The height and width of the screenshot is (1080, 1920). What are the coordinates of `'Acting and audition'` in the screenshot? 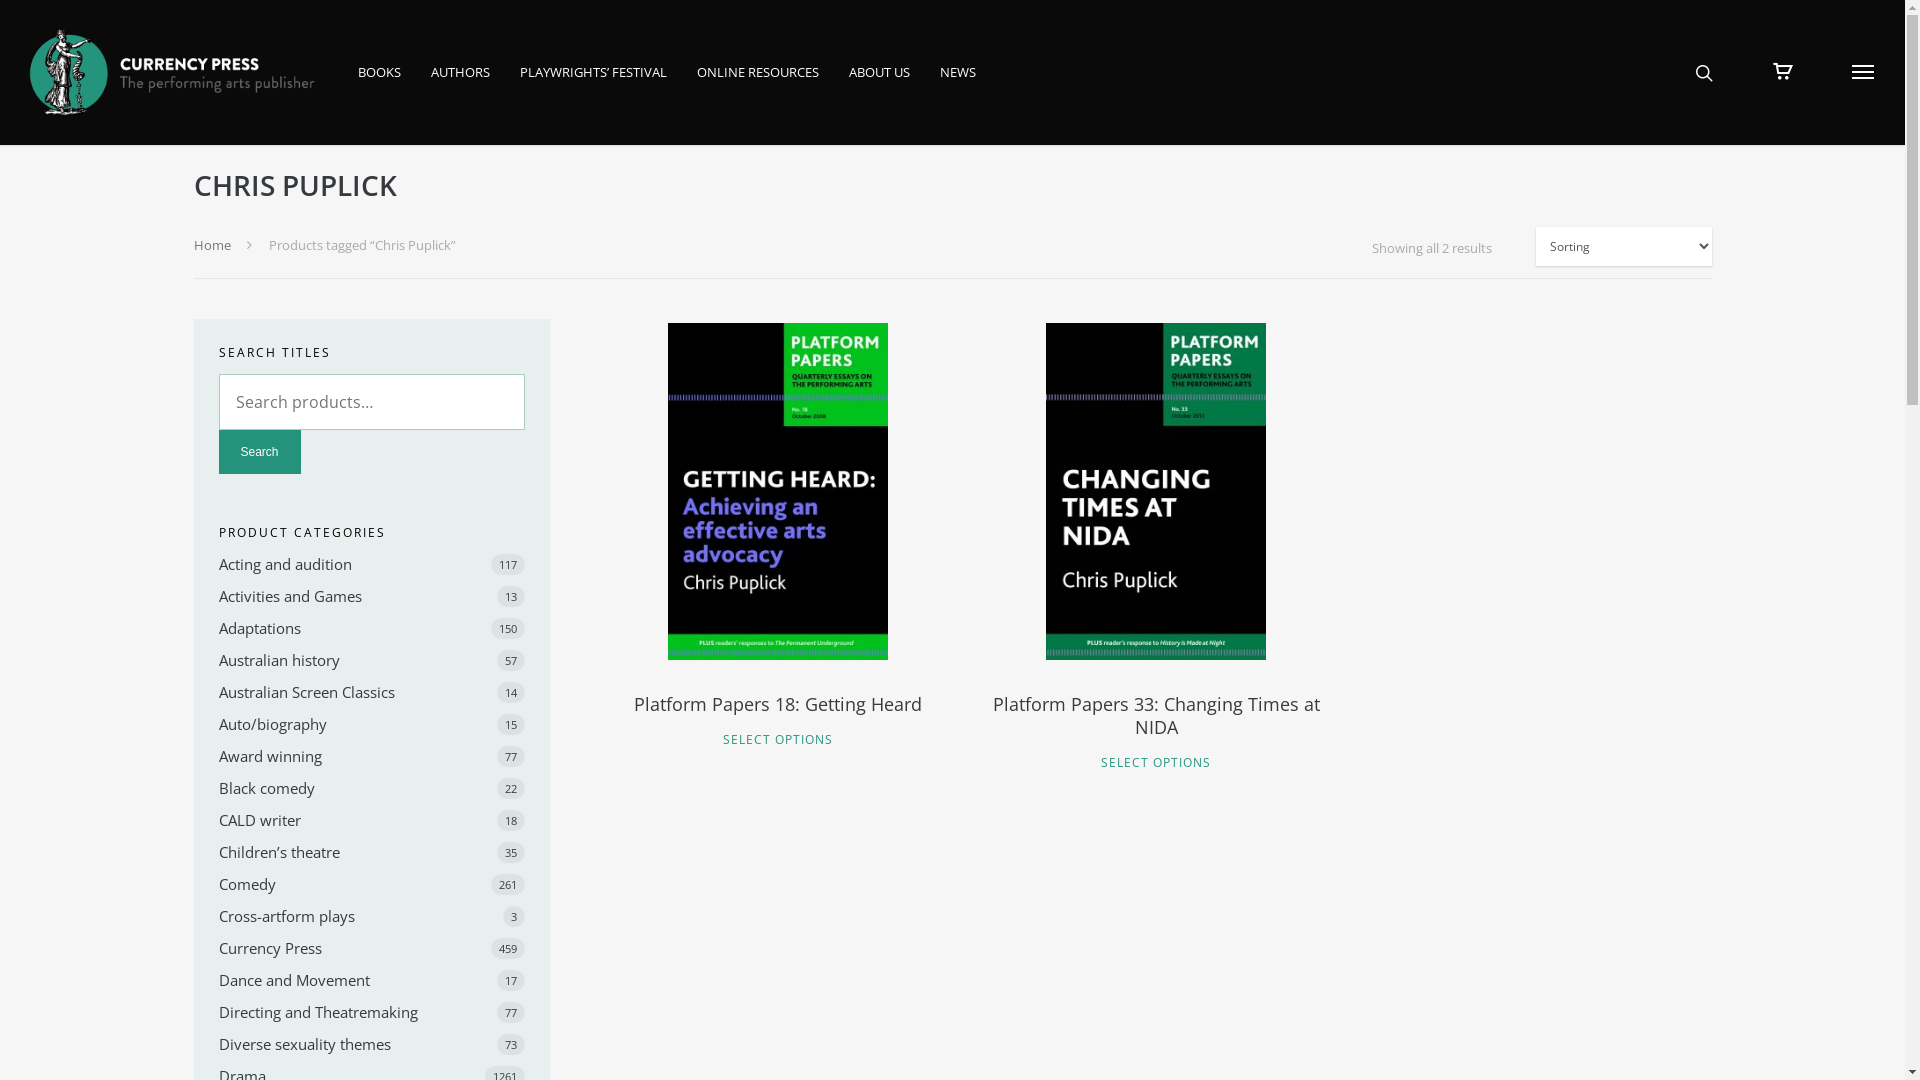 It's located at (371, 563).